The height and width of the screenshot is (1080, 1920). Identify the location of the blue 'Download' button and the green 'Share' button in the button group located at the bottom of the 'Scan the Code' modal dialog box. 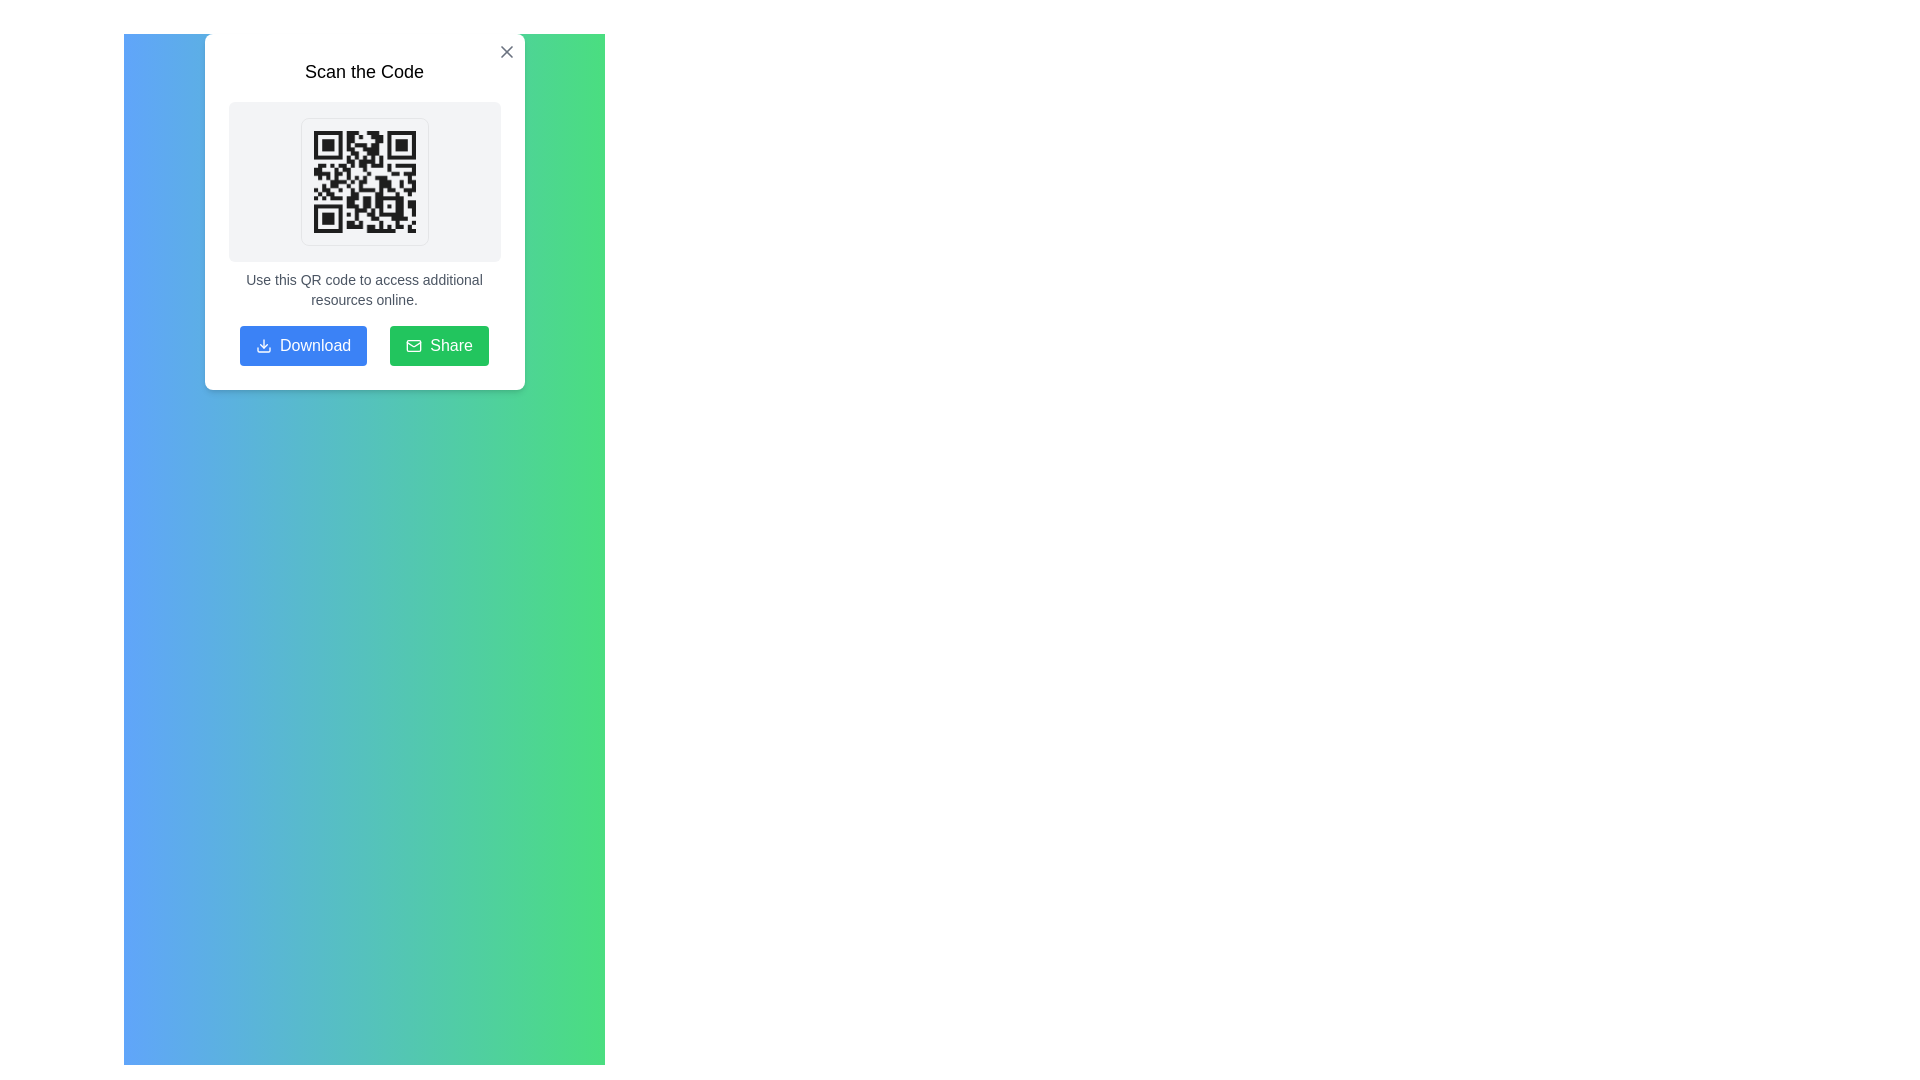
(364, 345).